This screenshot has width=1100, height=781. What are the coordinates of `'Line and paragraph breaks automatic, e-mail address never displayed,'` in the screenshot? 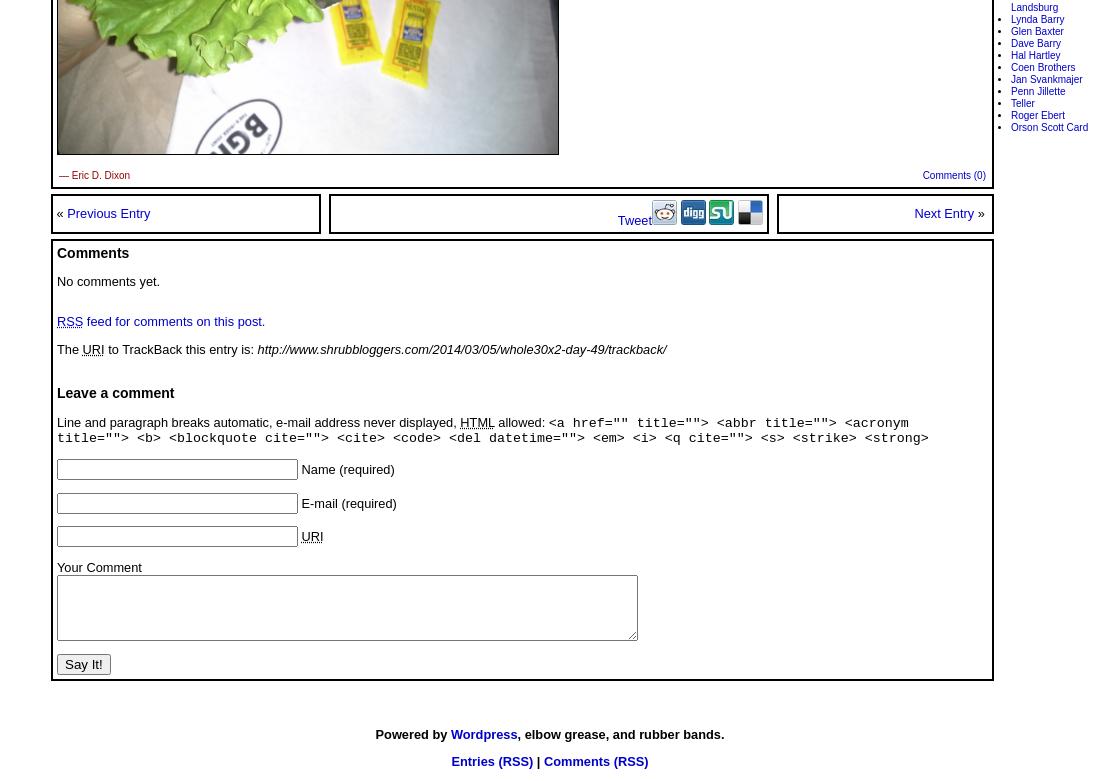 It's located at (258, 420).